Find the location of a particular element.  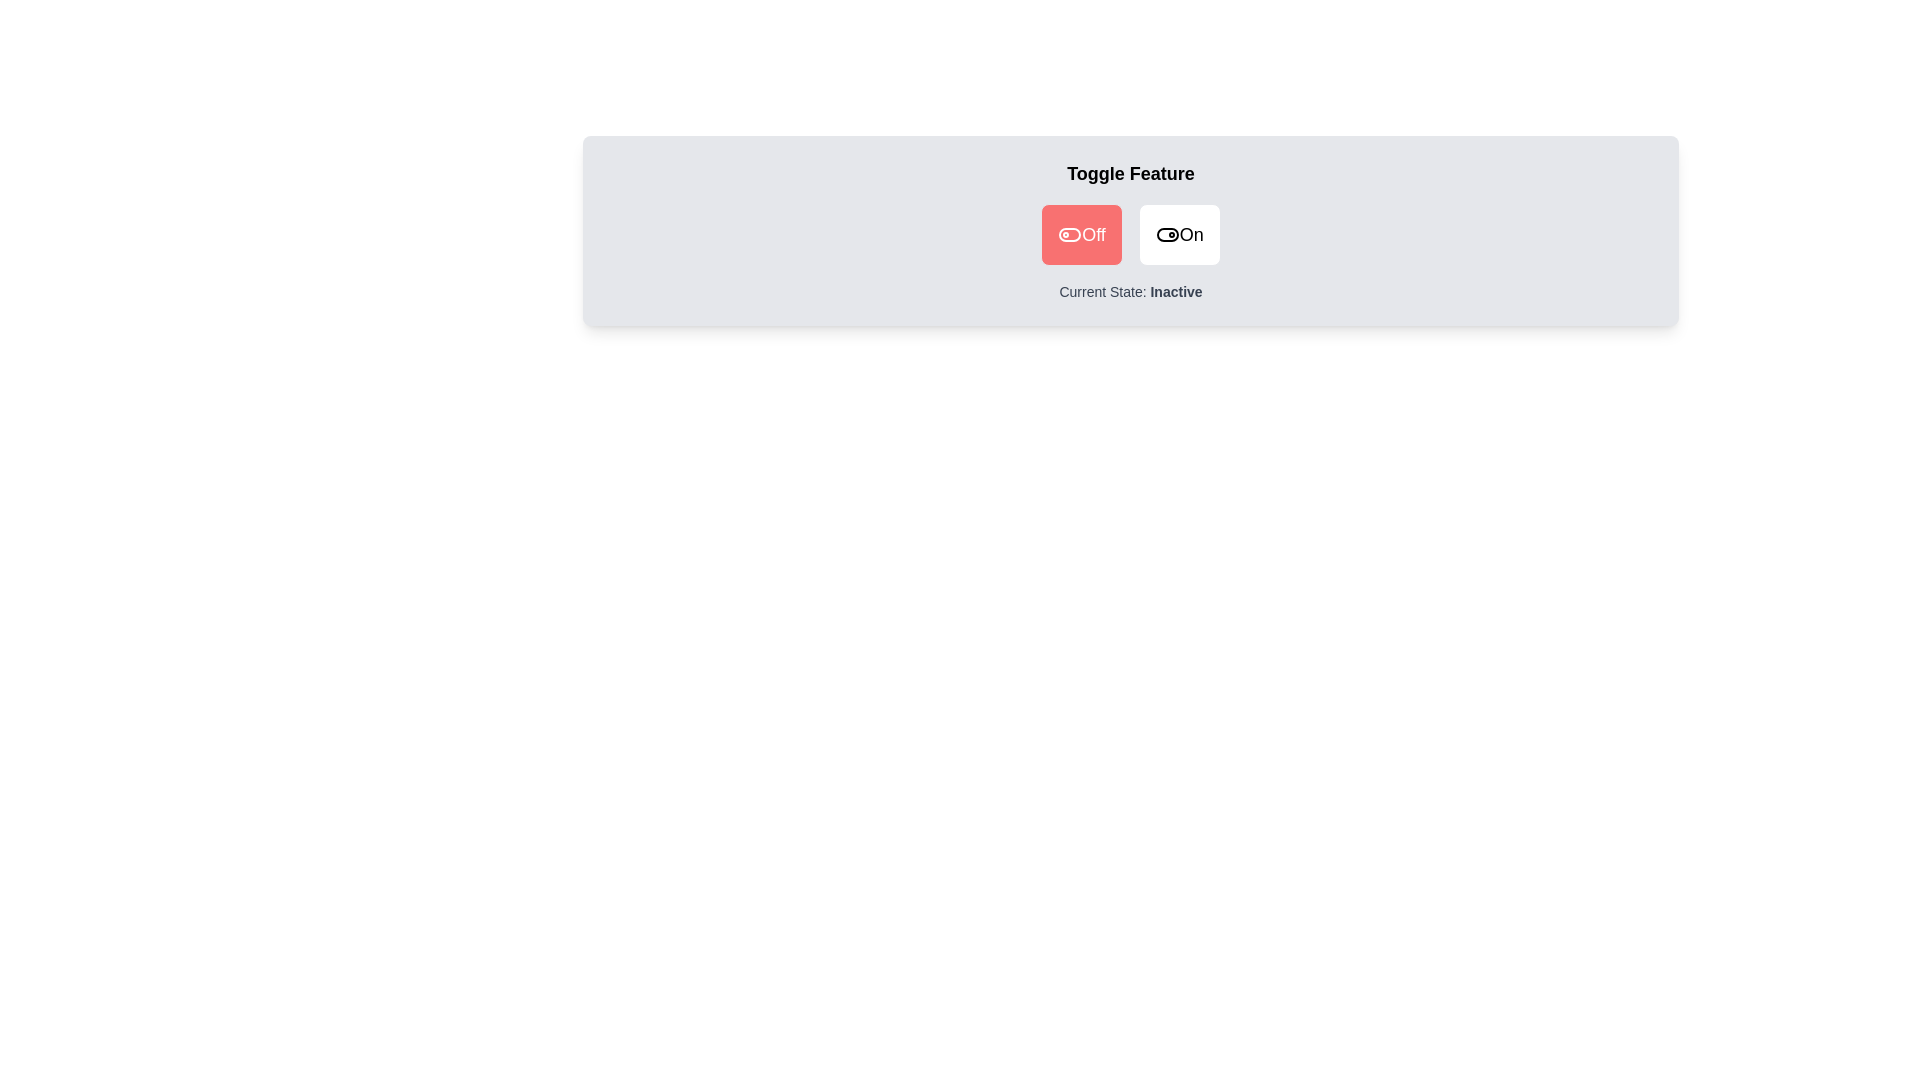

the button labeled Off is located at coordinates (1080, 234).